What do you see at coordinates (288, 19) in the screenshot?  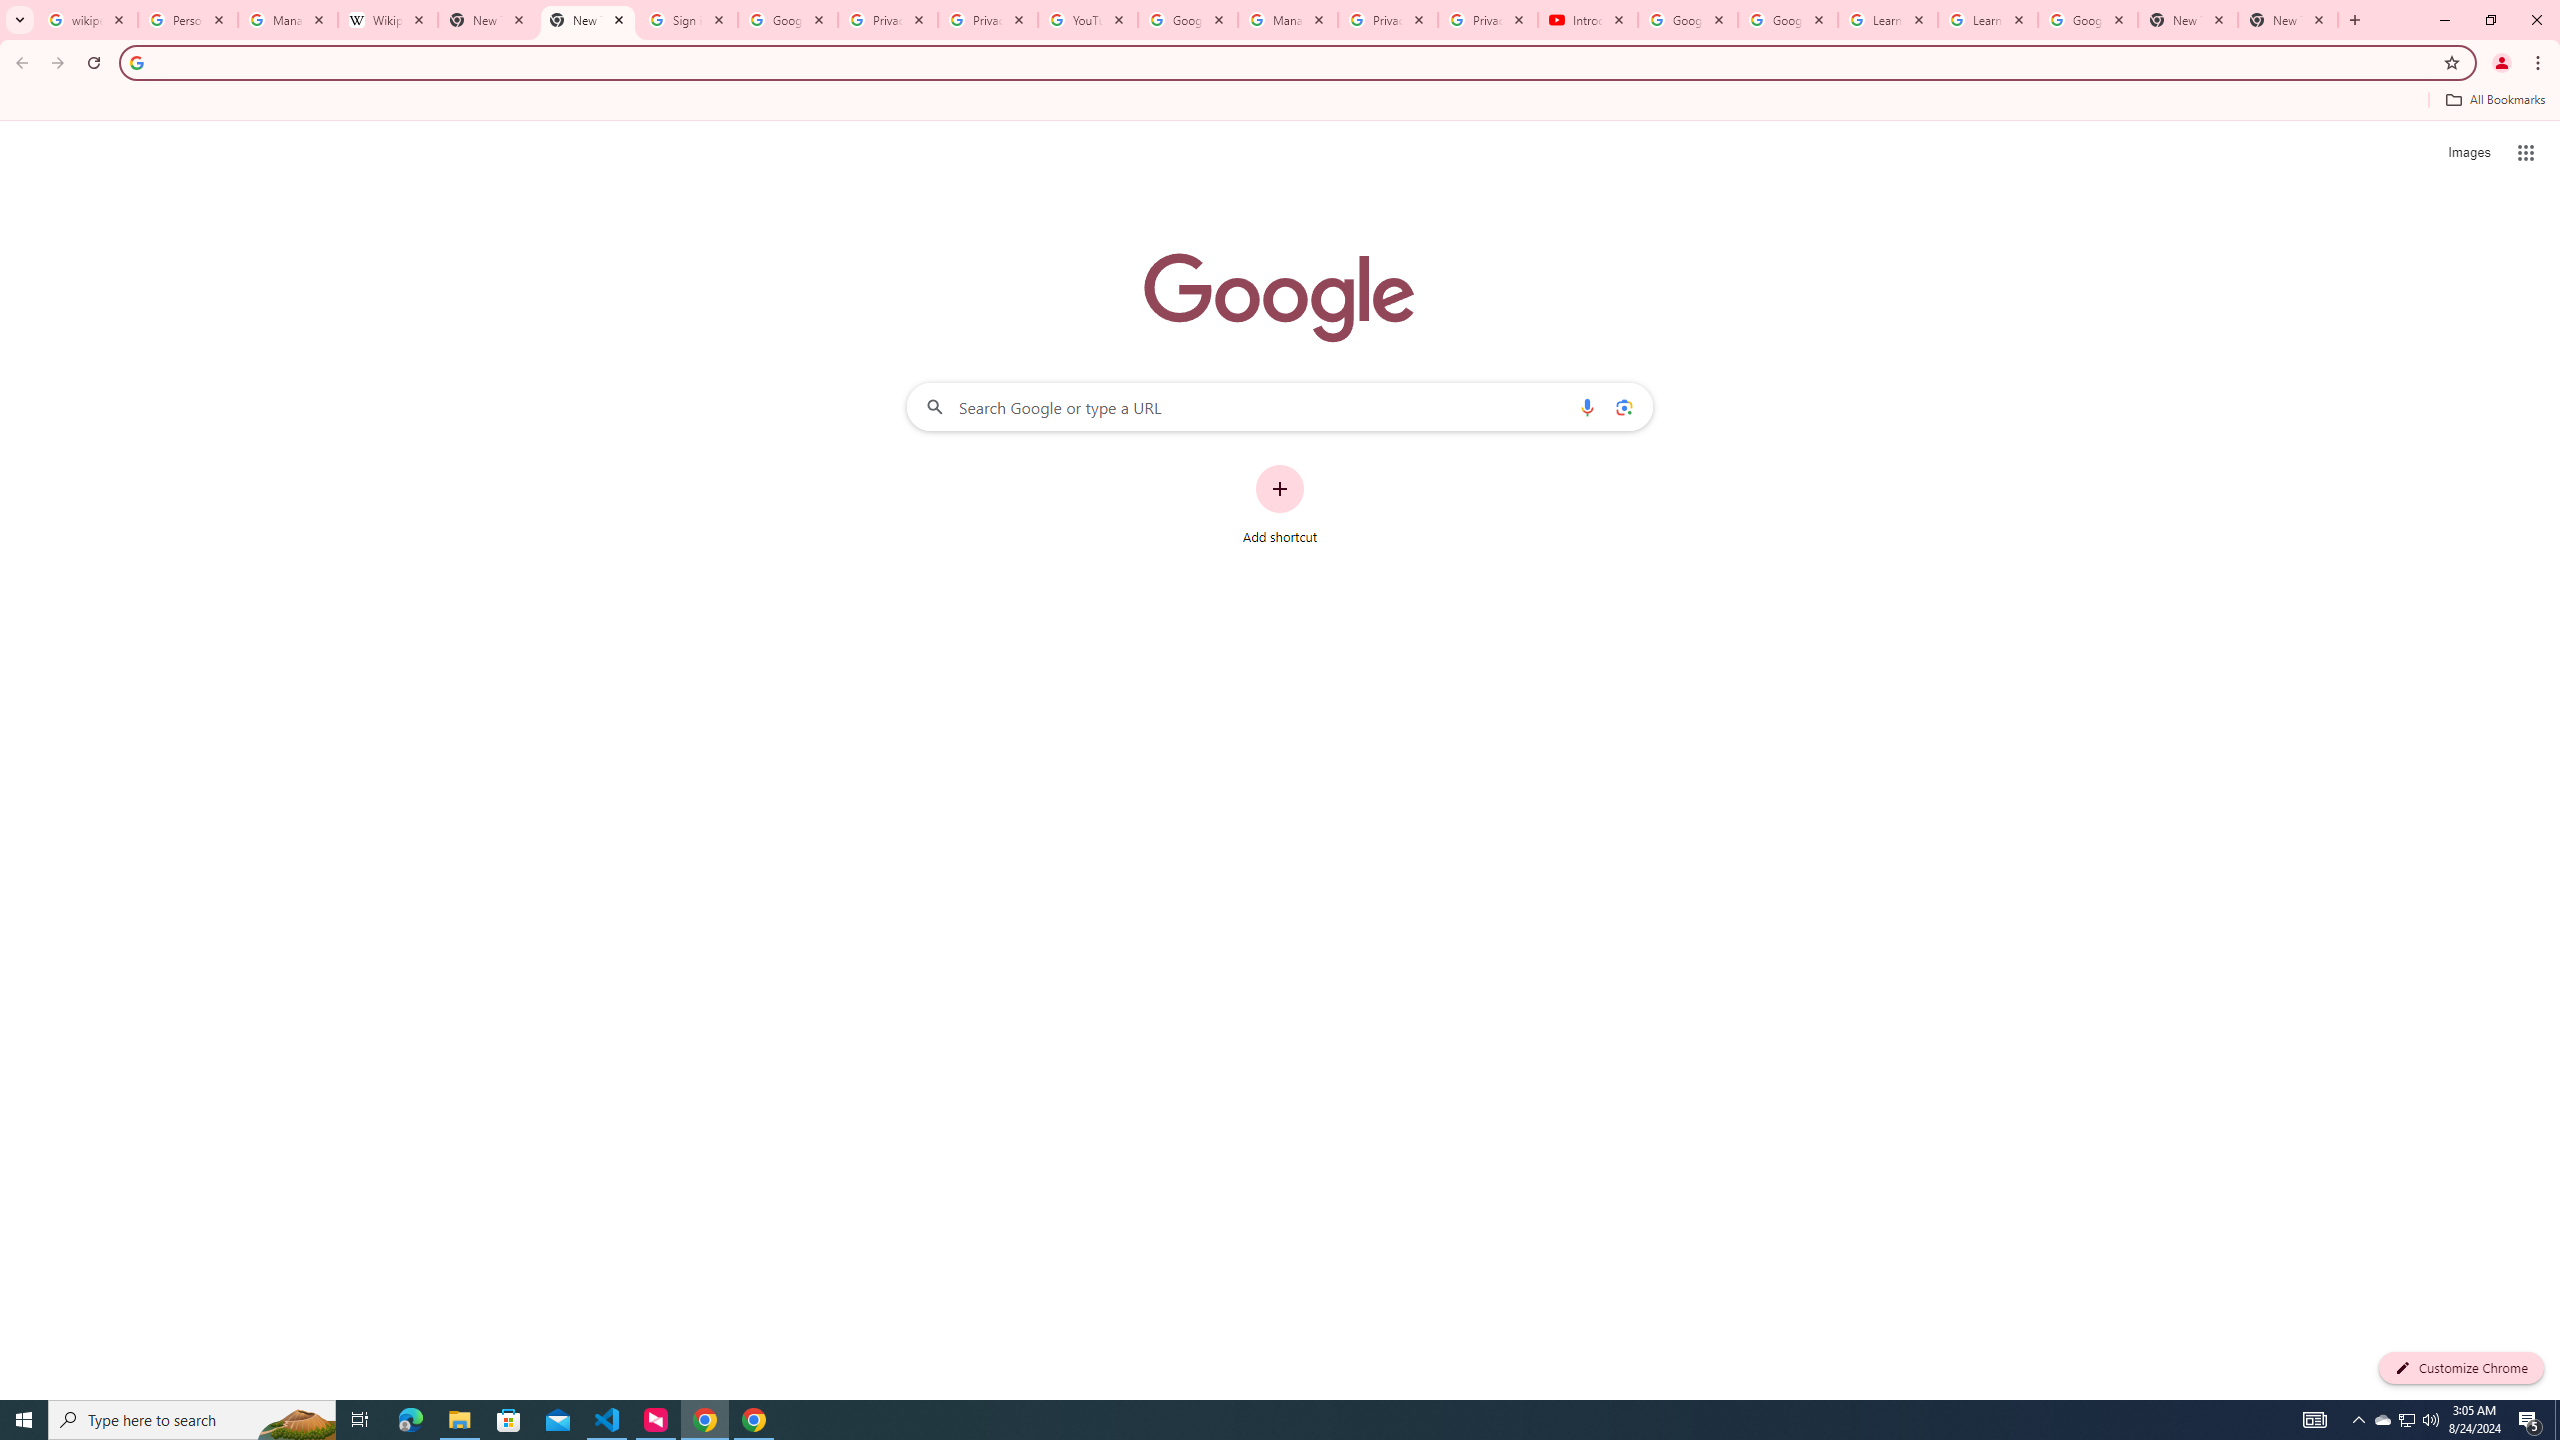 I see `'Manage your Location History - Google Search Help'` at bounding box center [288, 19].